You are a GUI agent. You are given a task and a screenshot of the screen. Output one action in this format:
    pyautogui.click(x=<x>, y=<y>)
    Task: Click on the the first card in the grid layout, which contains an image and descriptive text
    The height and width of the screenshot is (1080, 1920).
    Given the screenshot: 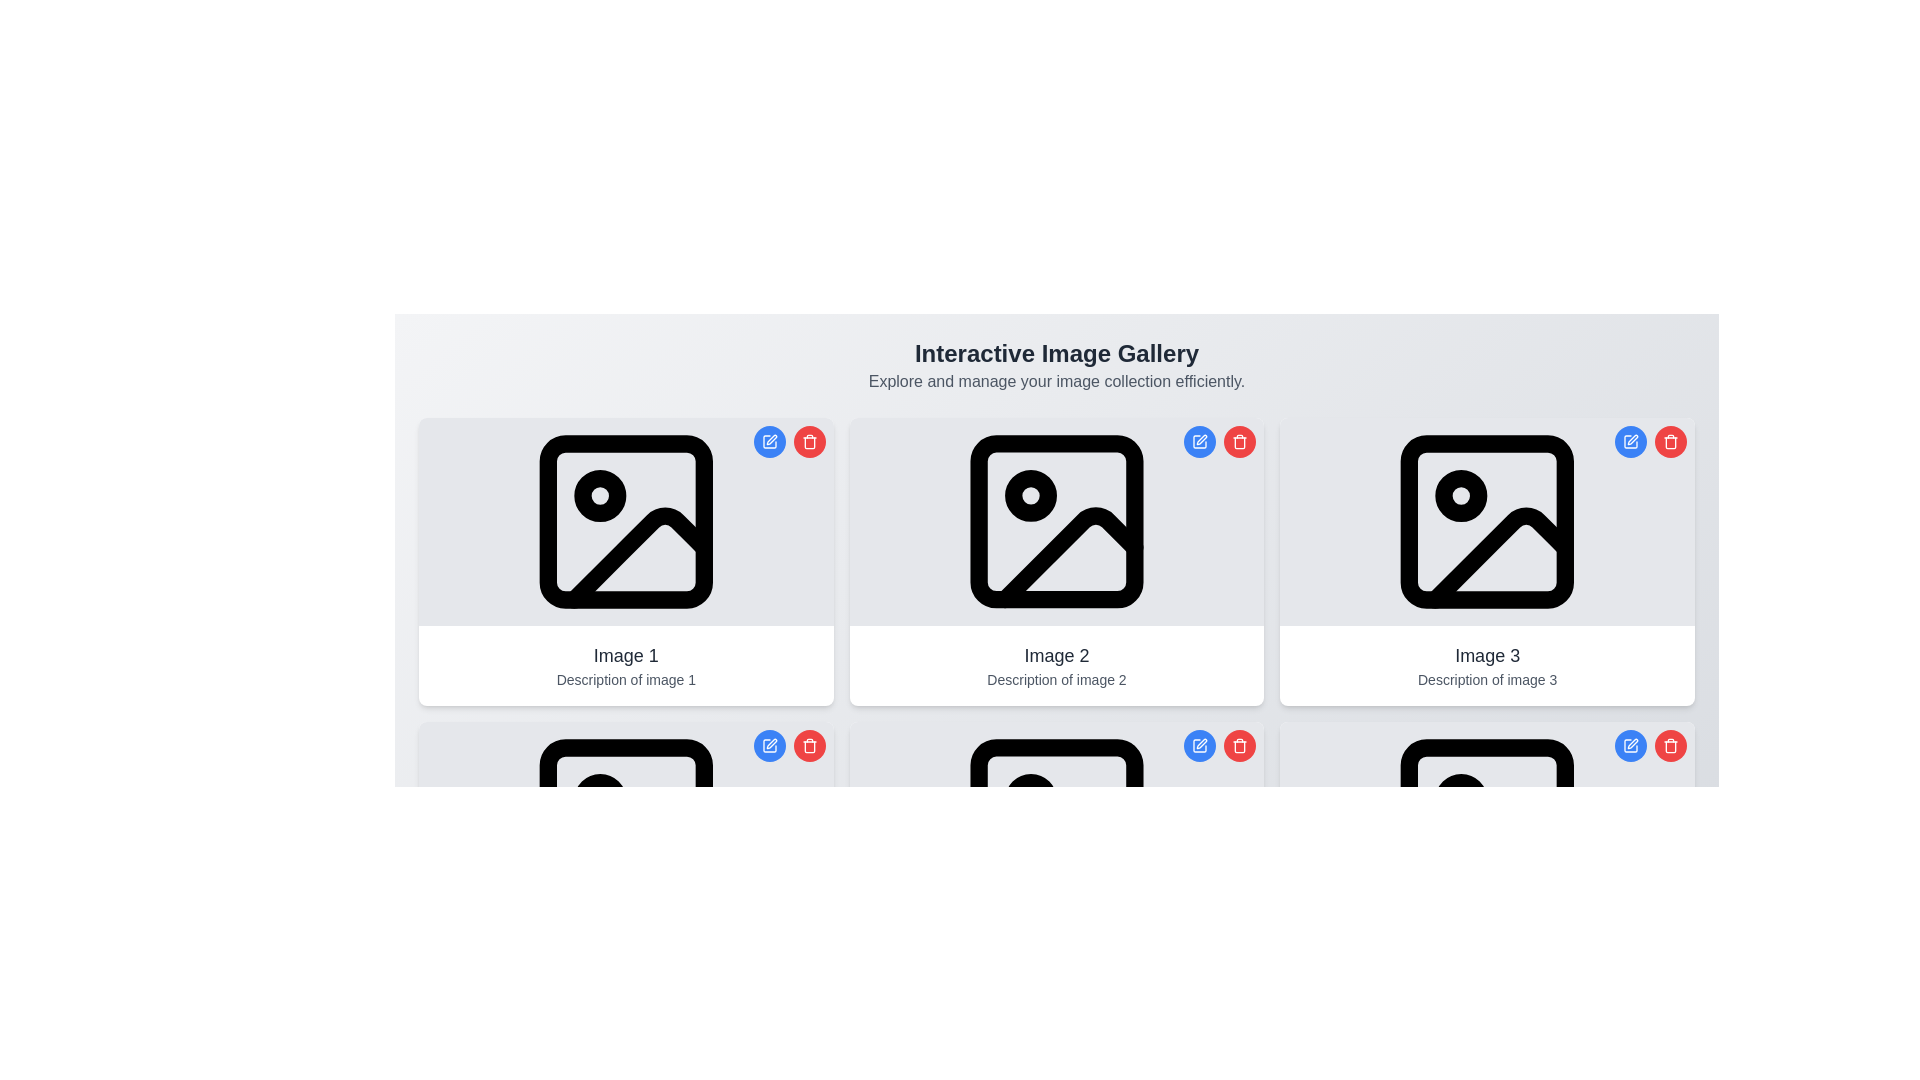 What is the action you would take?
    pyautogui.click(x=624, y=562)
    